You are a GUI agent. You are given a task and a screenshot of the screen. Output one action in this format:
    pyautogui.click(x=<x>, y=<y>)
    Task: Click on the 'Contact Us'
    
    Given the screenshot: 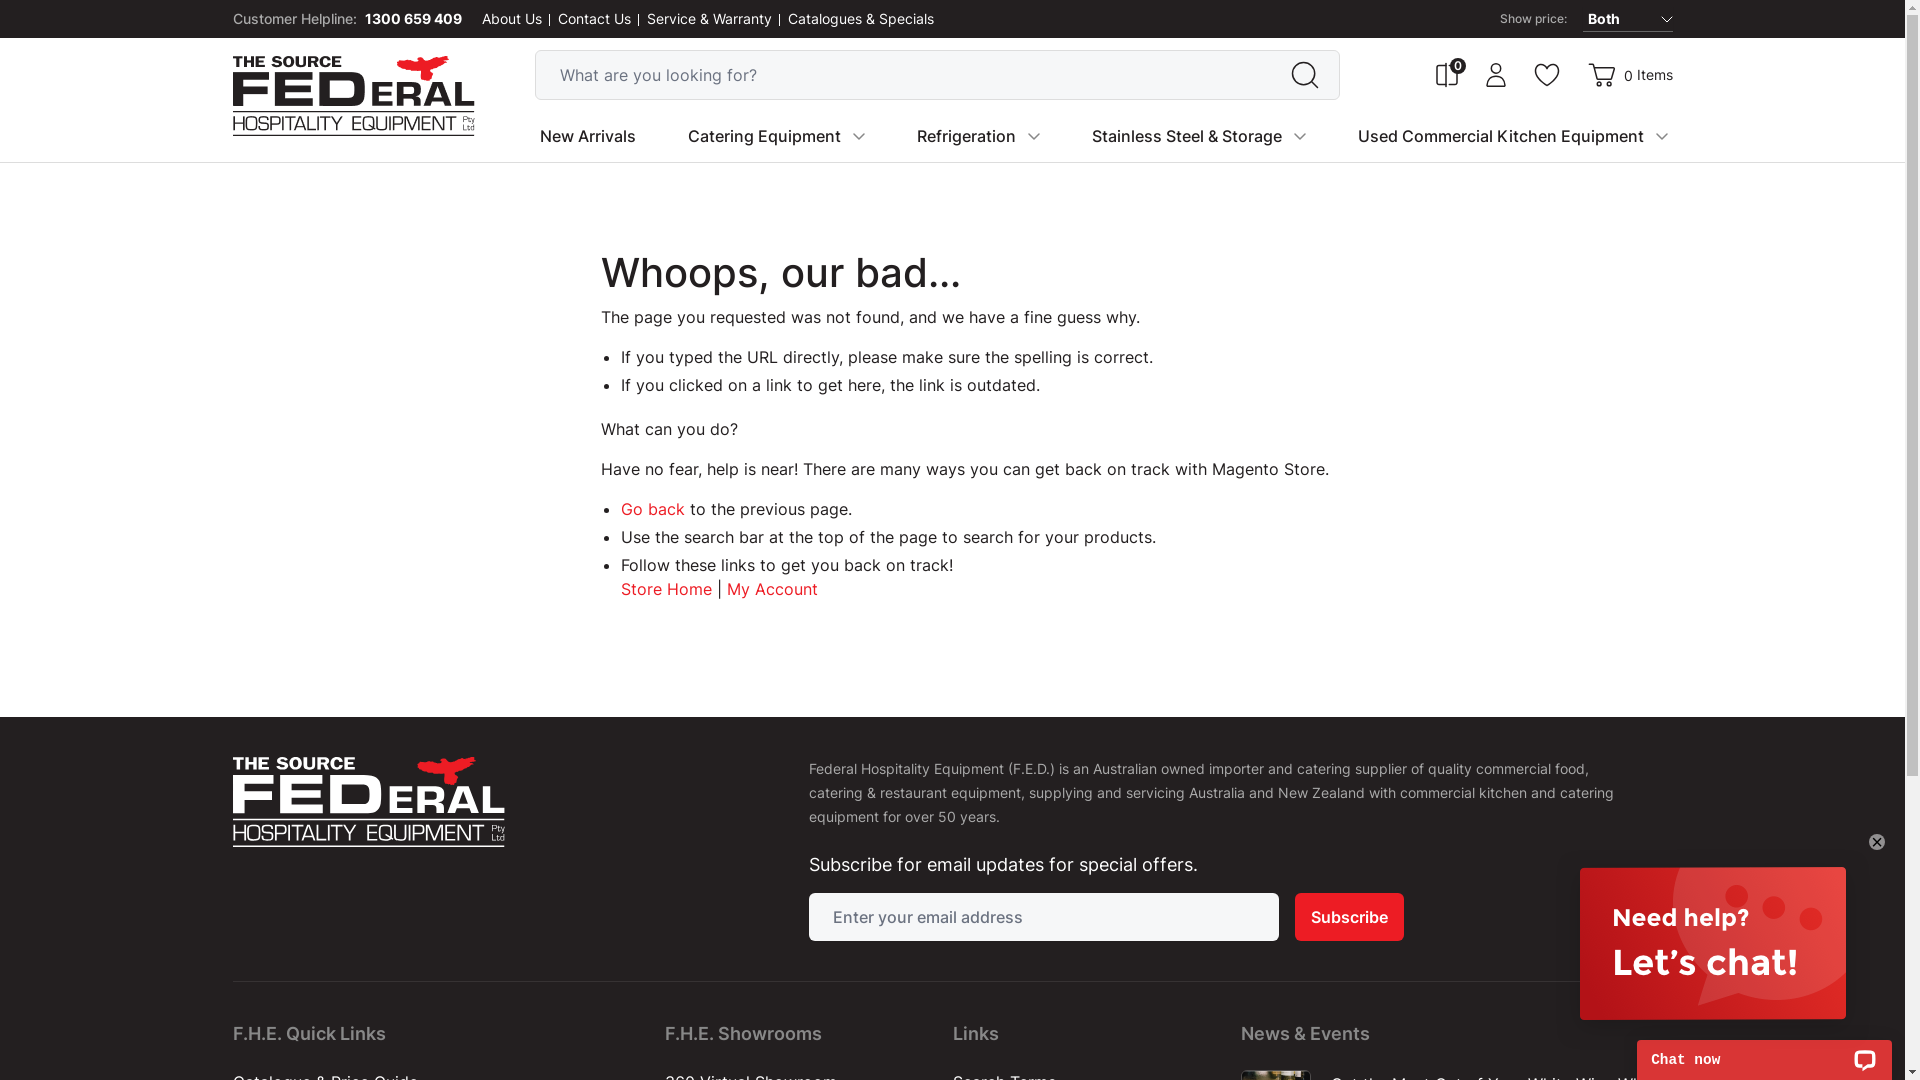 What is the action you would take?
    pyautogui.click(x=593, y=19)
    